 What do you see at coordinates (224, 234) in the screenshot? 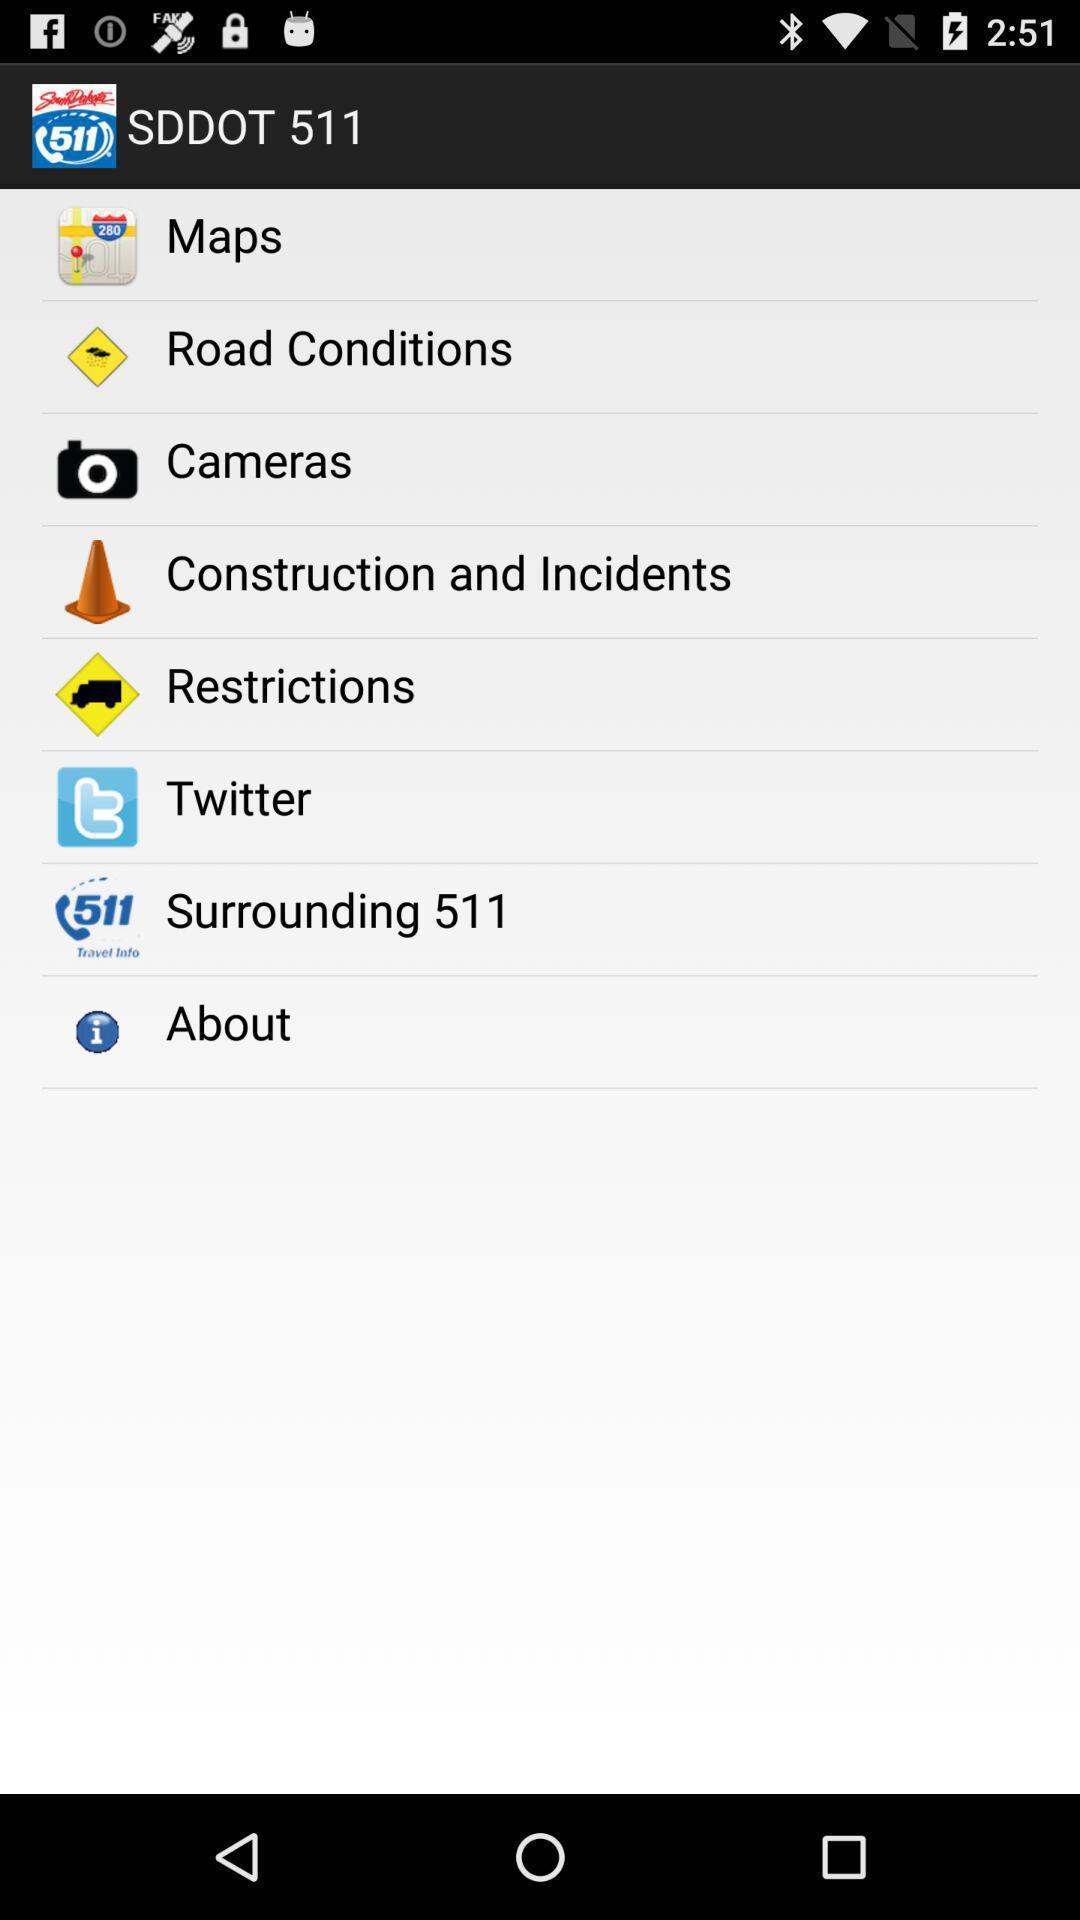
I see `app below sddot 511 icon` at bounding box center [224, 234].